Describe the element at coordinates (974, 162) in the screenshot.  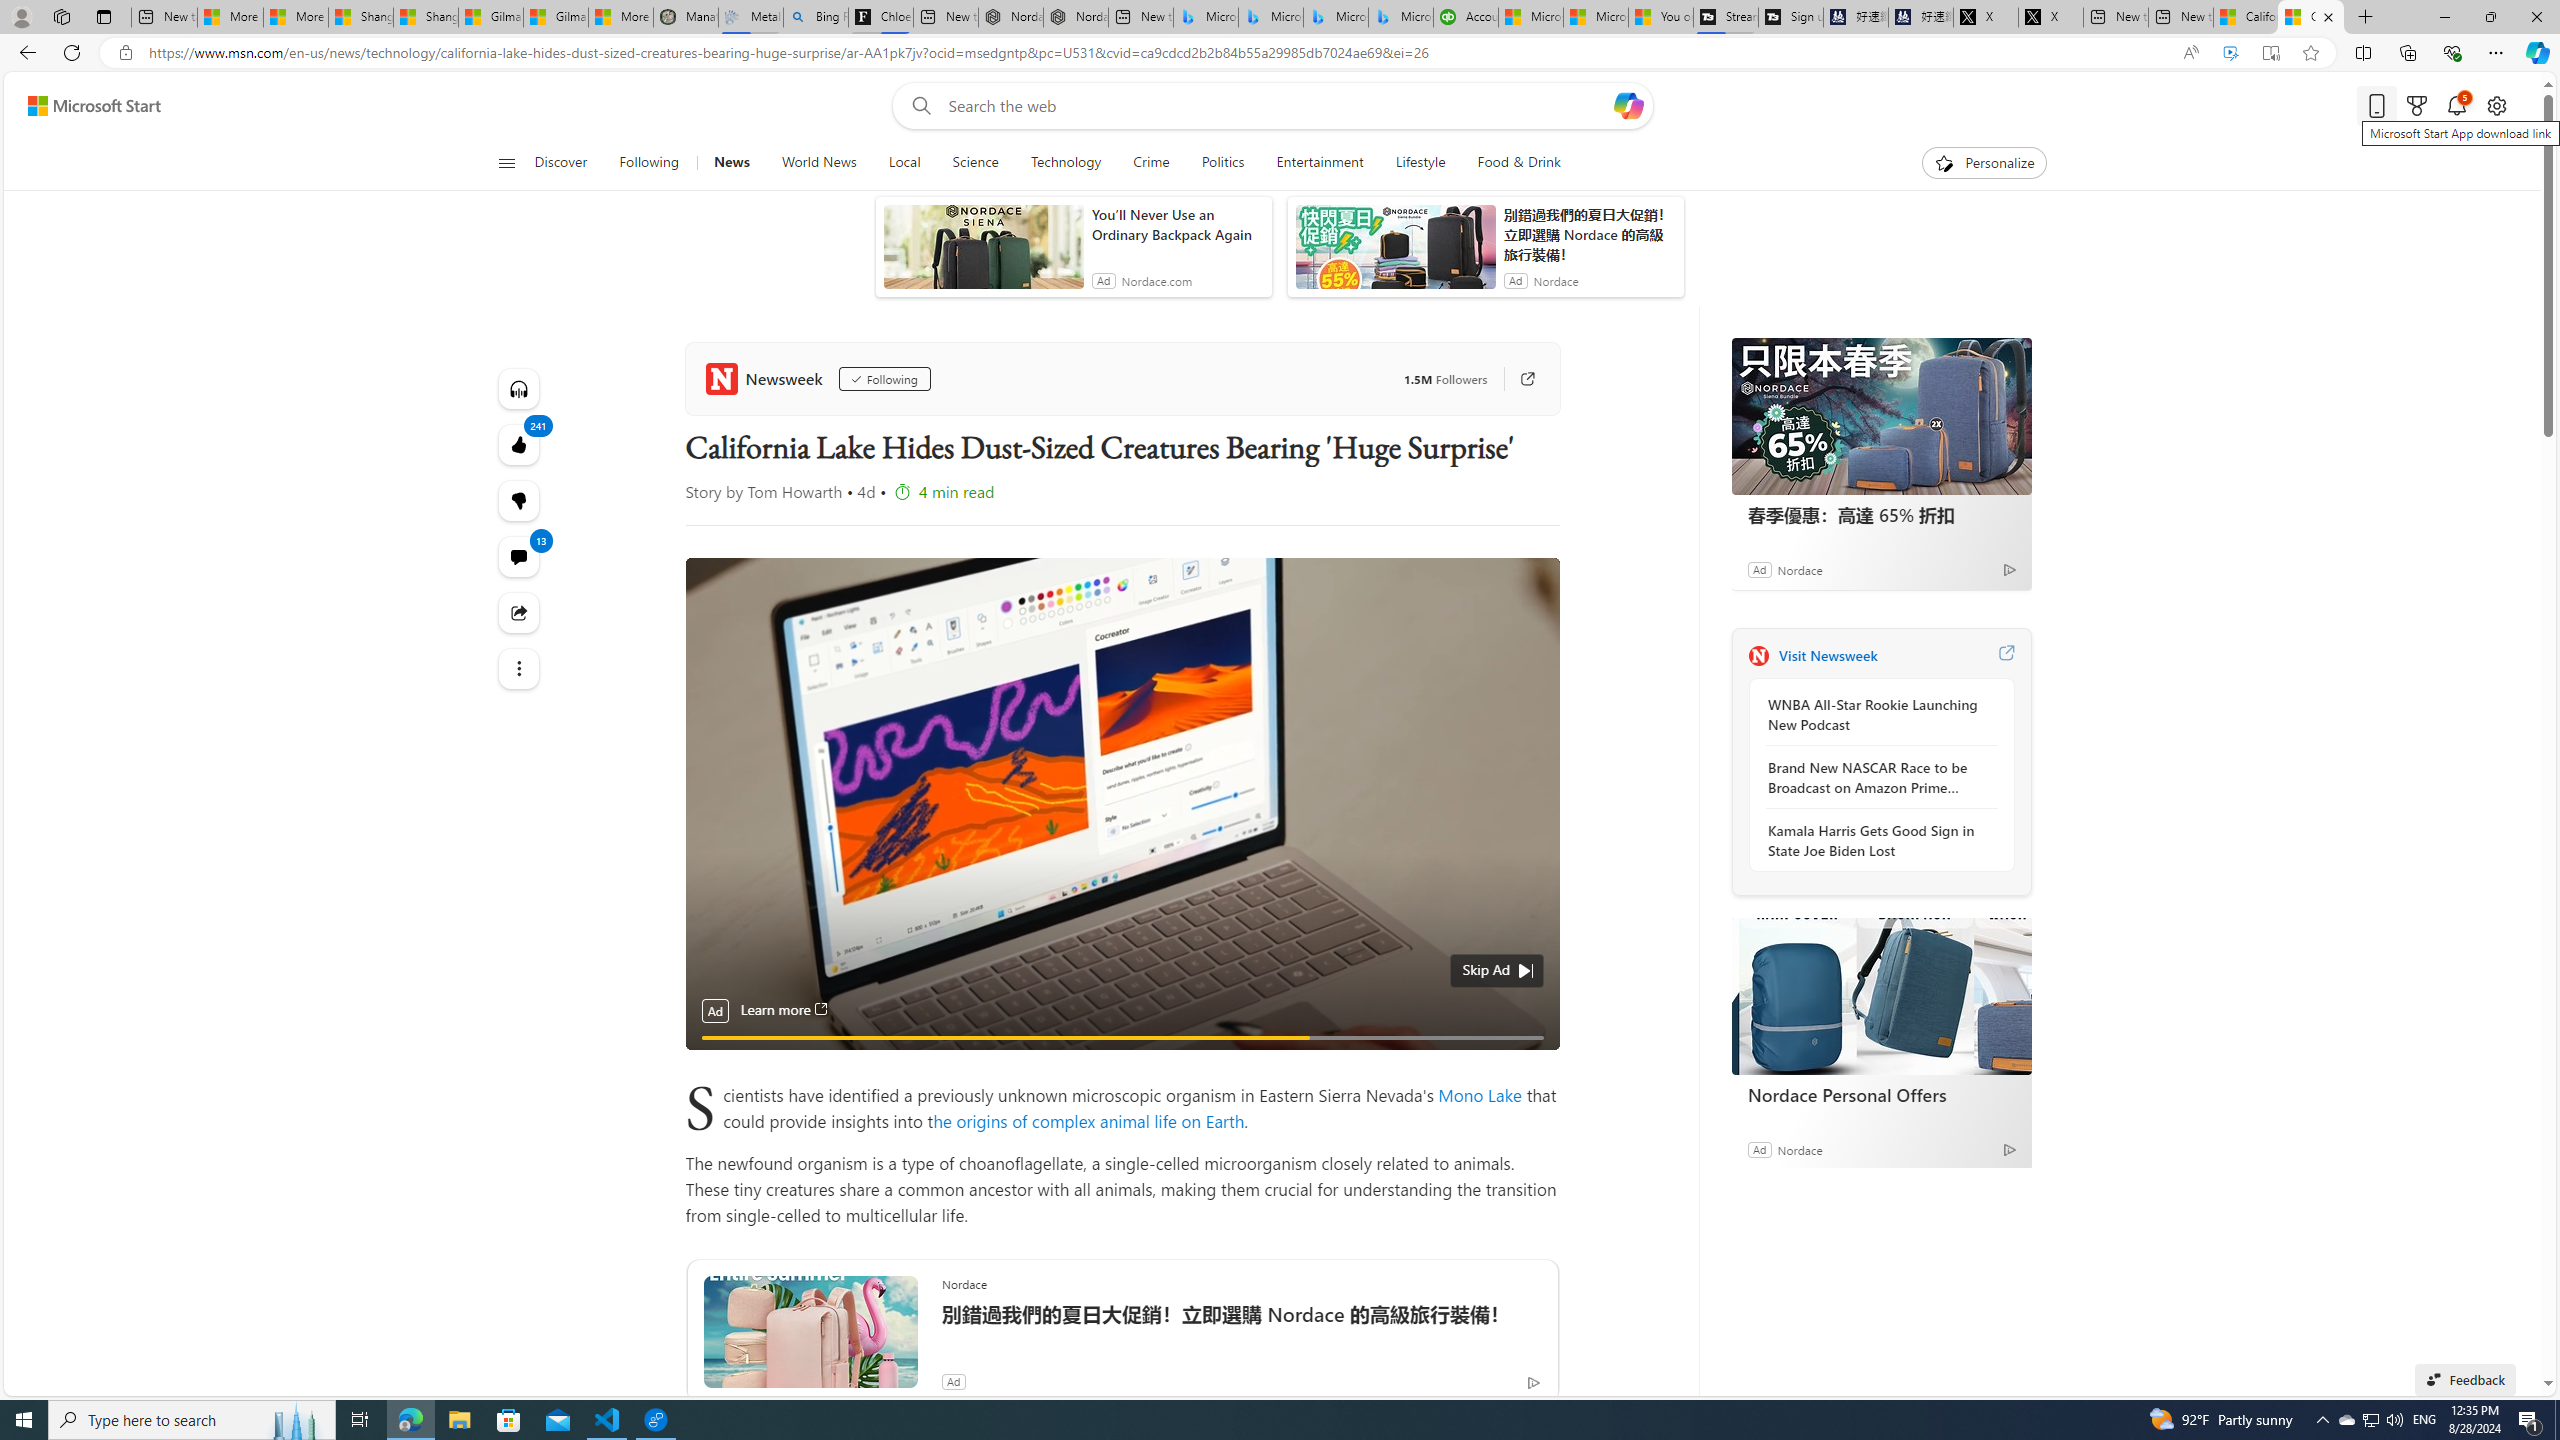
I see `'Science'` at that location.